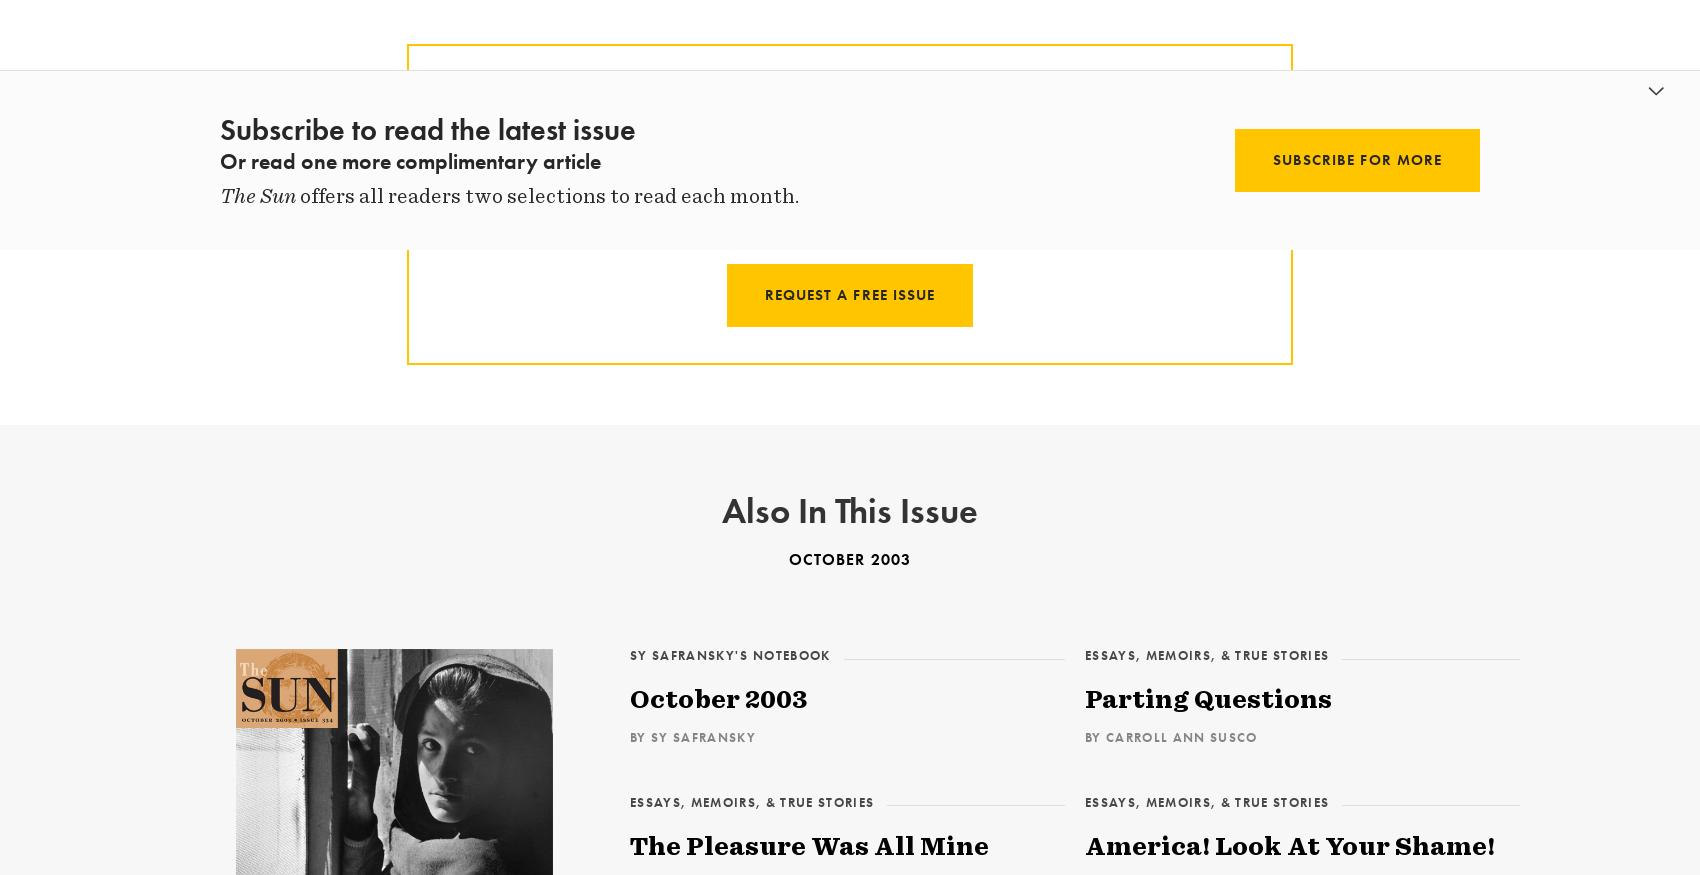 The image size is (1700, 875). I want to click on '?', so click(1012, 141).